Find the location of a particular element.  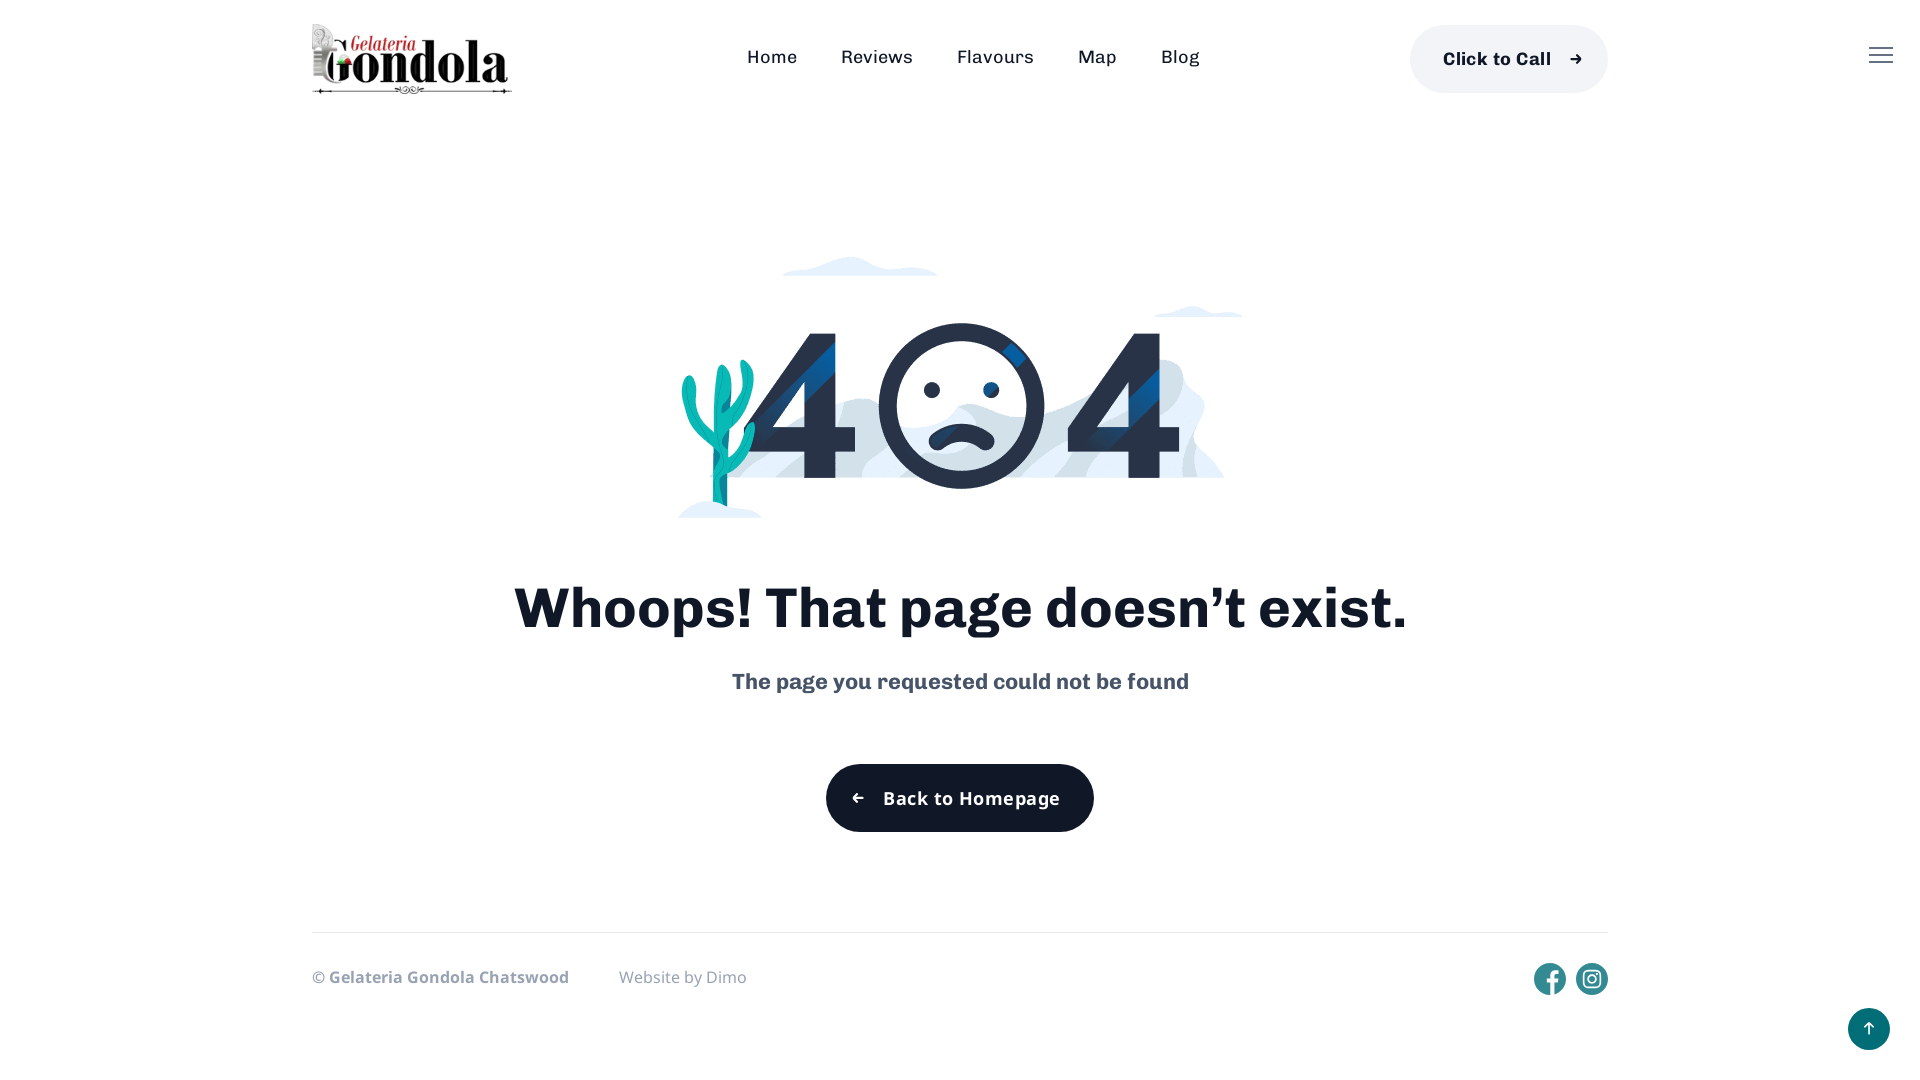

'Website by Dimo' is located at coordinates (682, 975).